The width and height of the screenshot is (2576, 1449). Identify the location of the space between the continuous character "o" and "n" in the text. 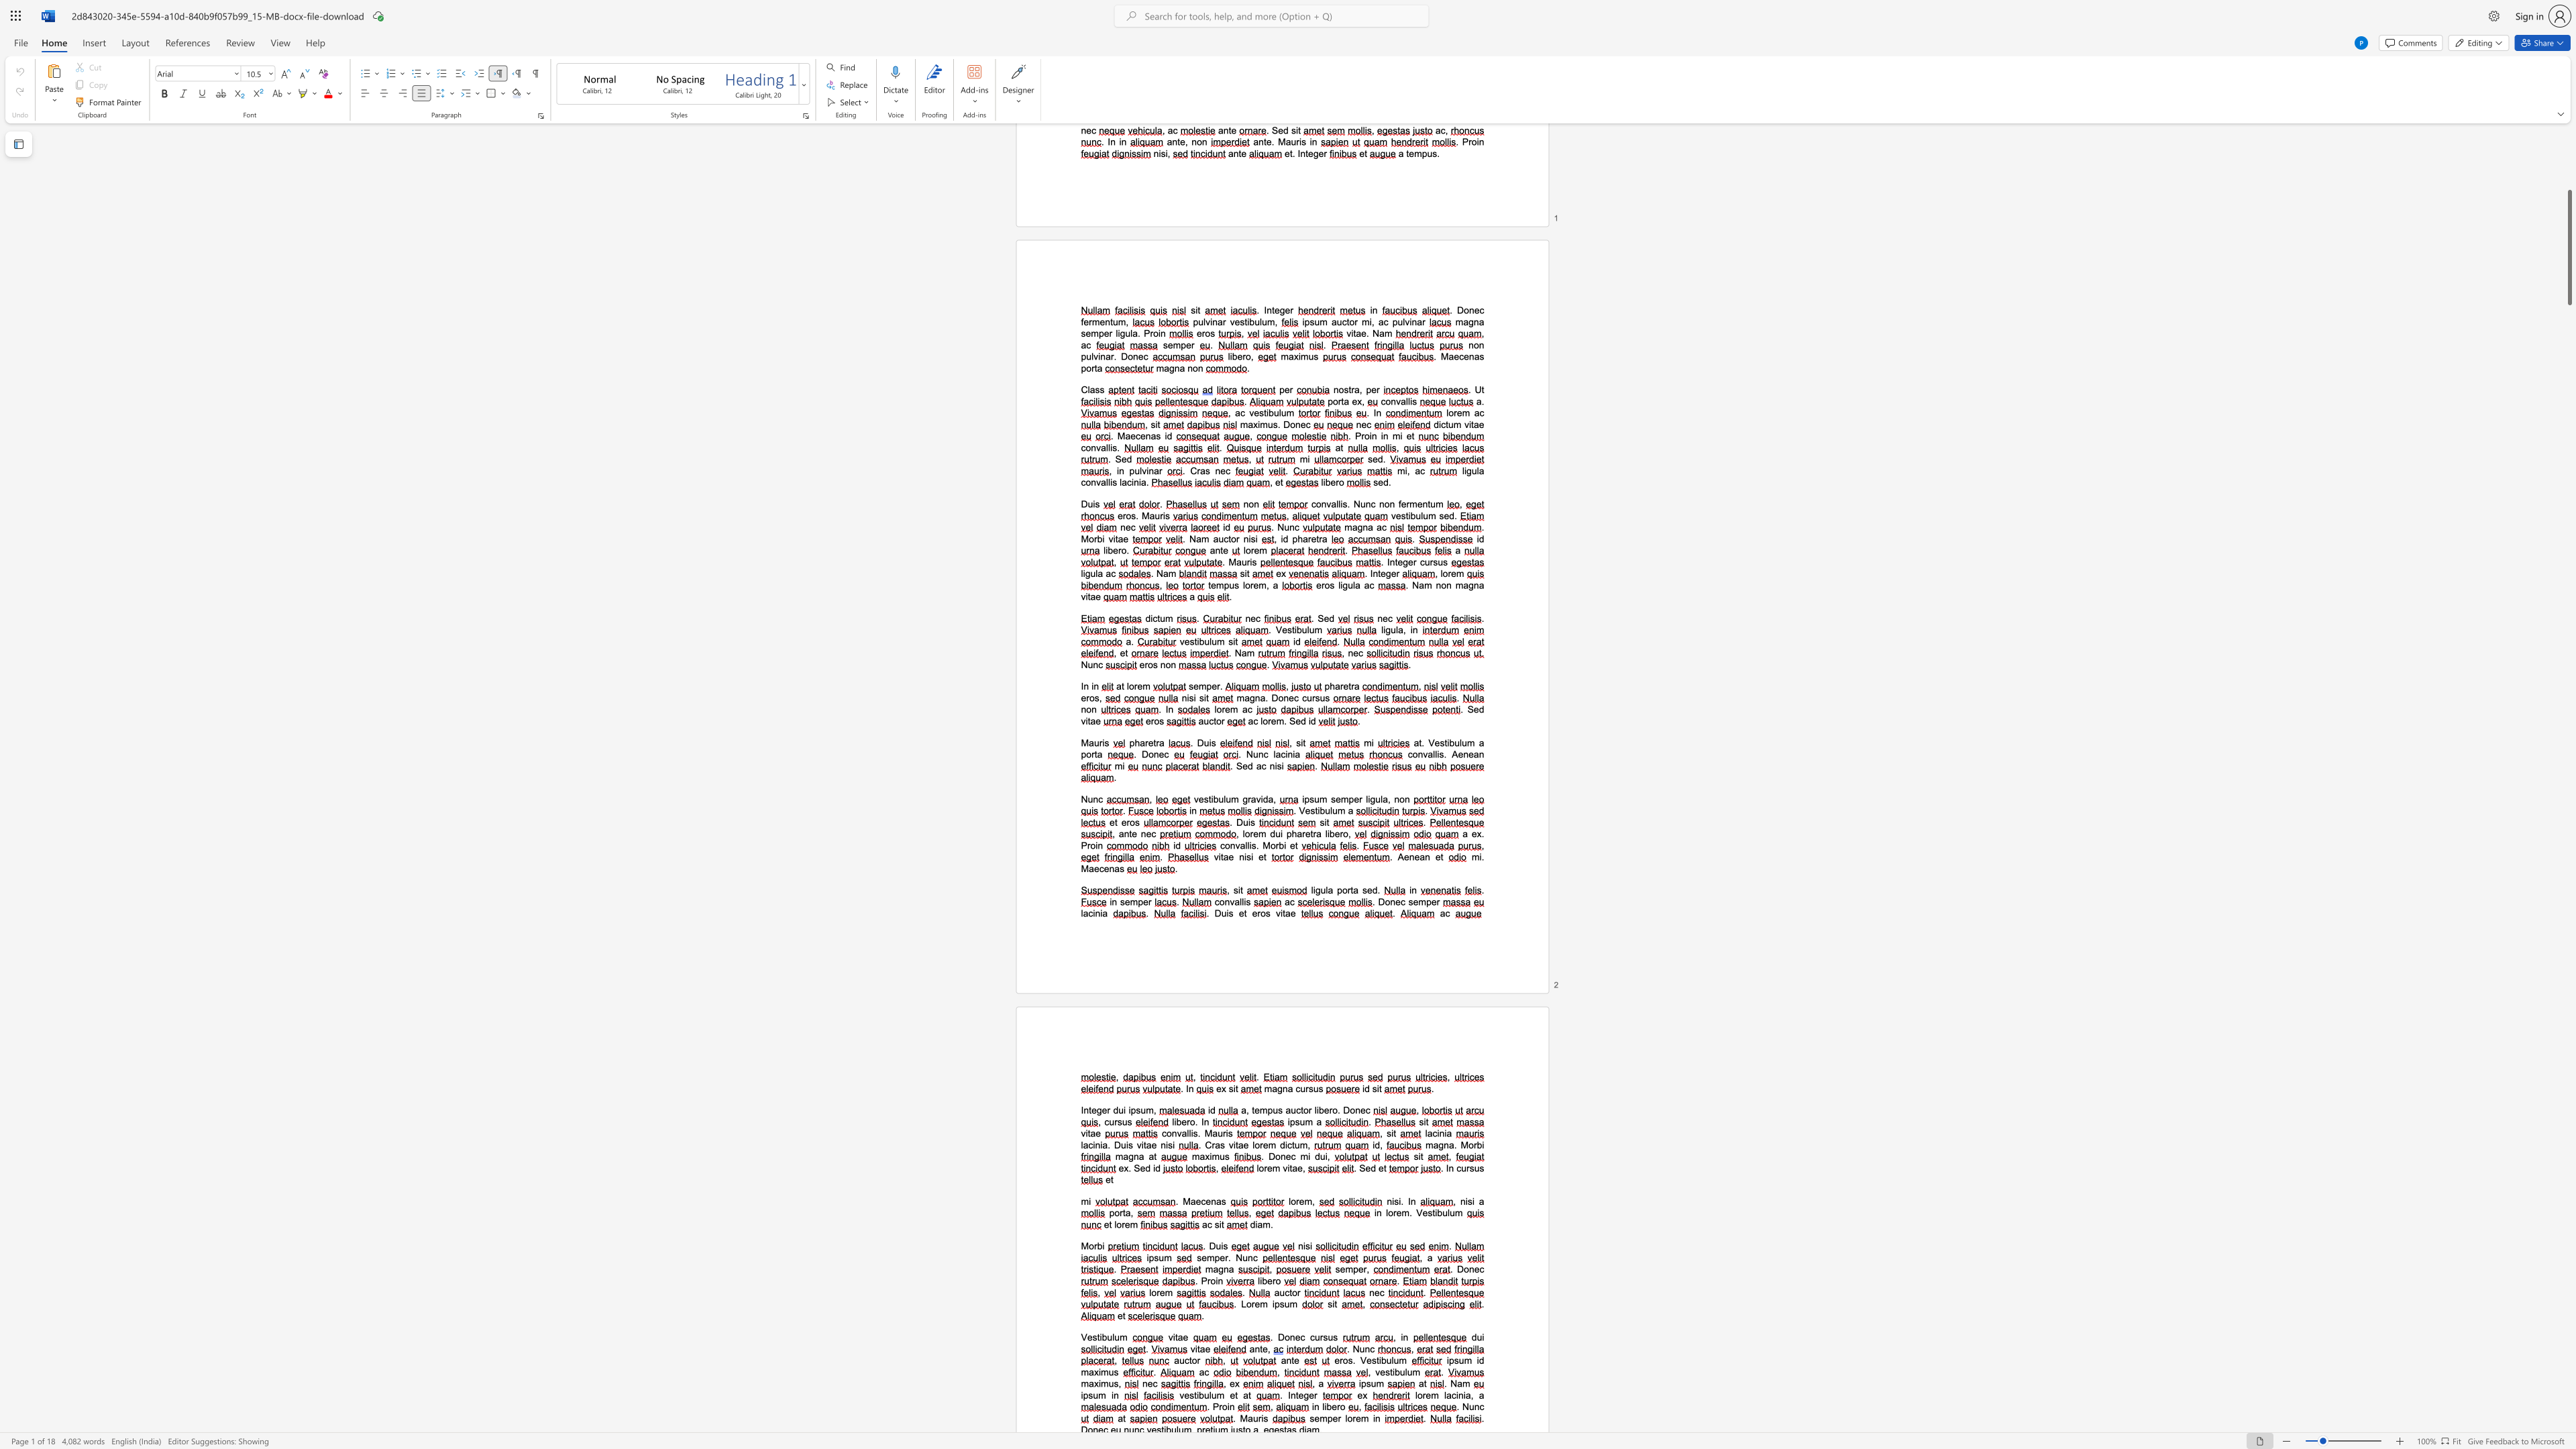
(1230, 845).